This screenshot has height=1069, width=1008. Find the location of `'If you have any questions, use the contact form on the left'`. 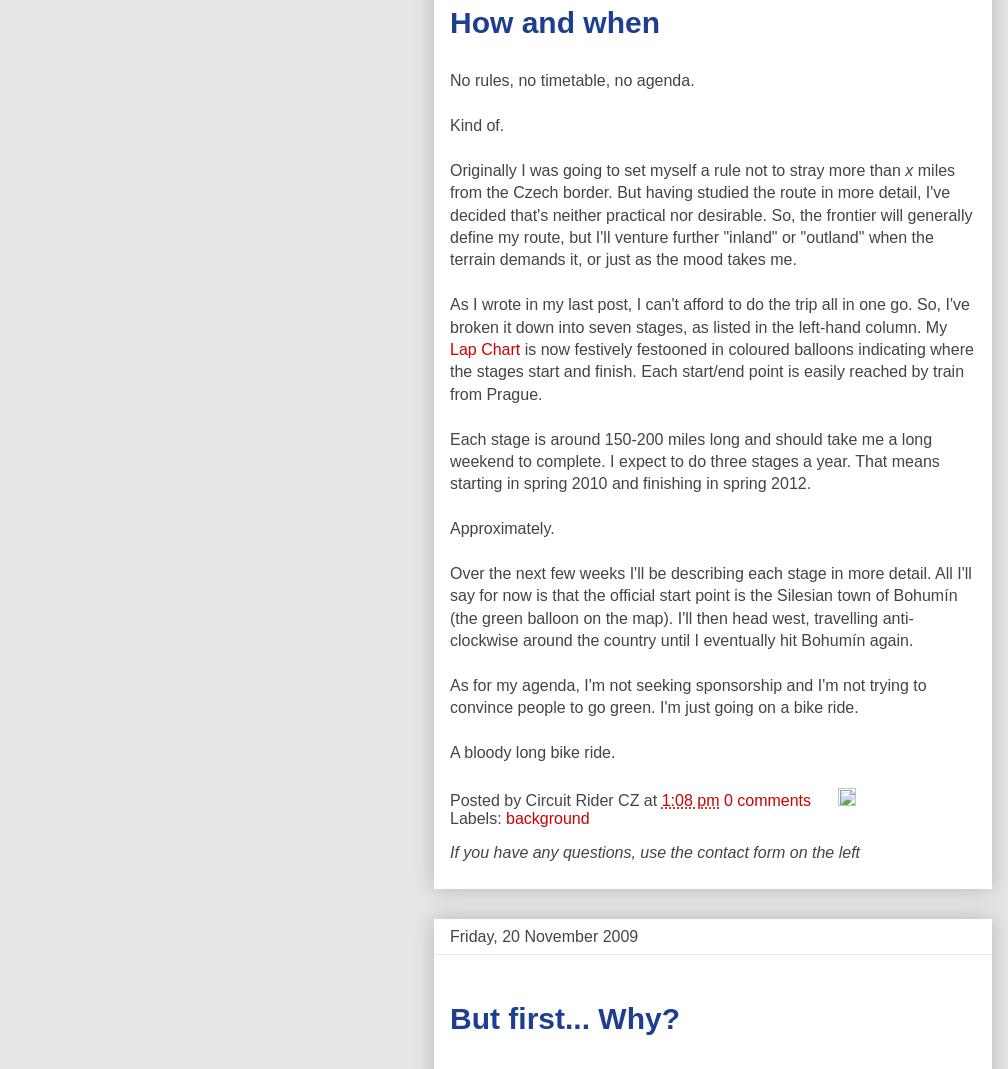

'If you have any questions, use the contact form on the left' is located at coordinates (654, 852).